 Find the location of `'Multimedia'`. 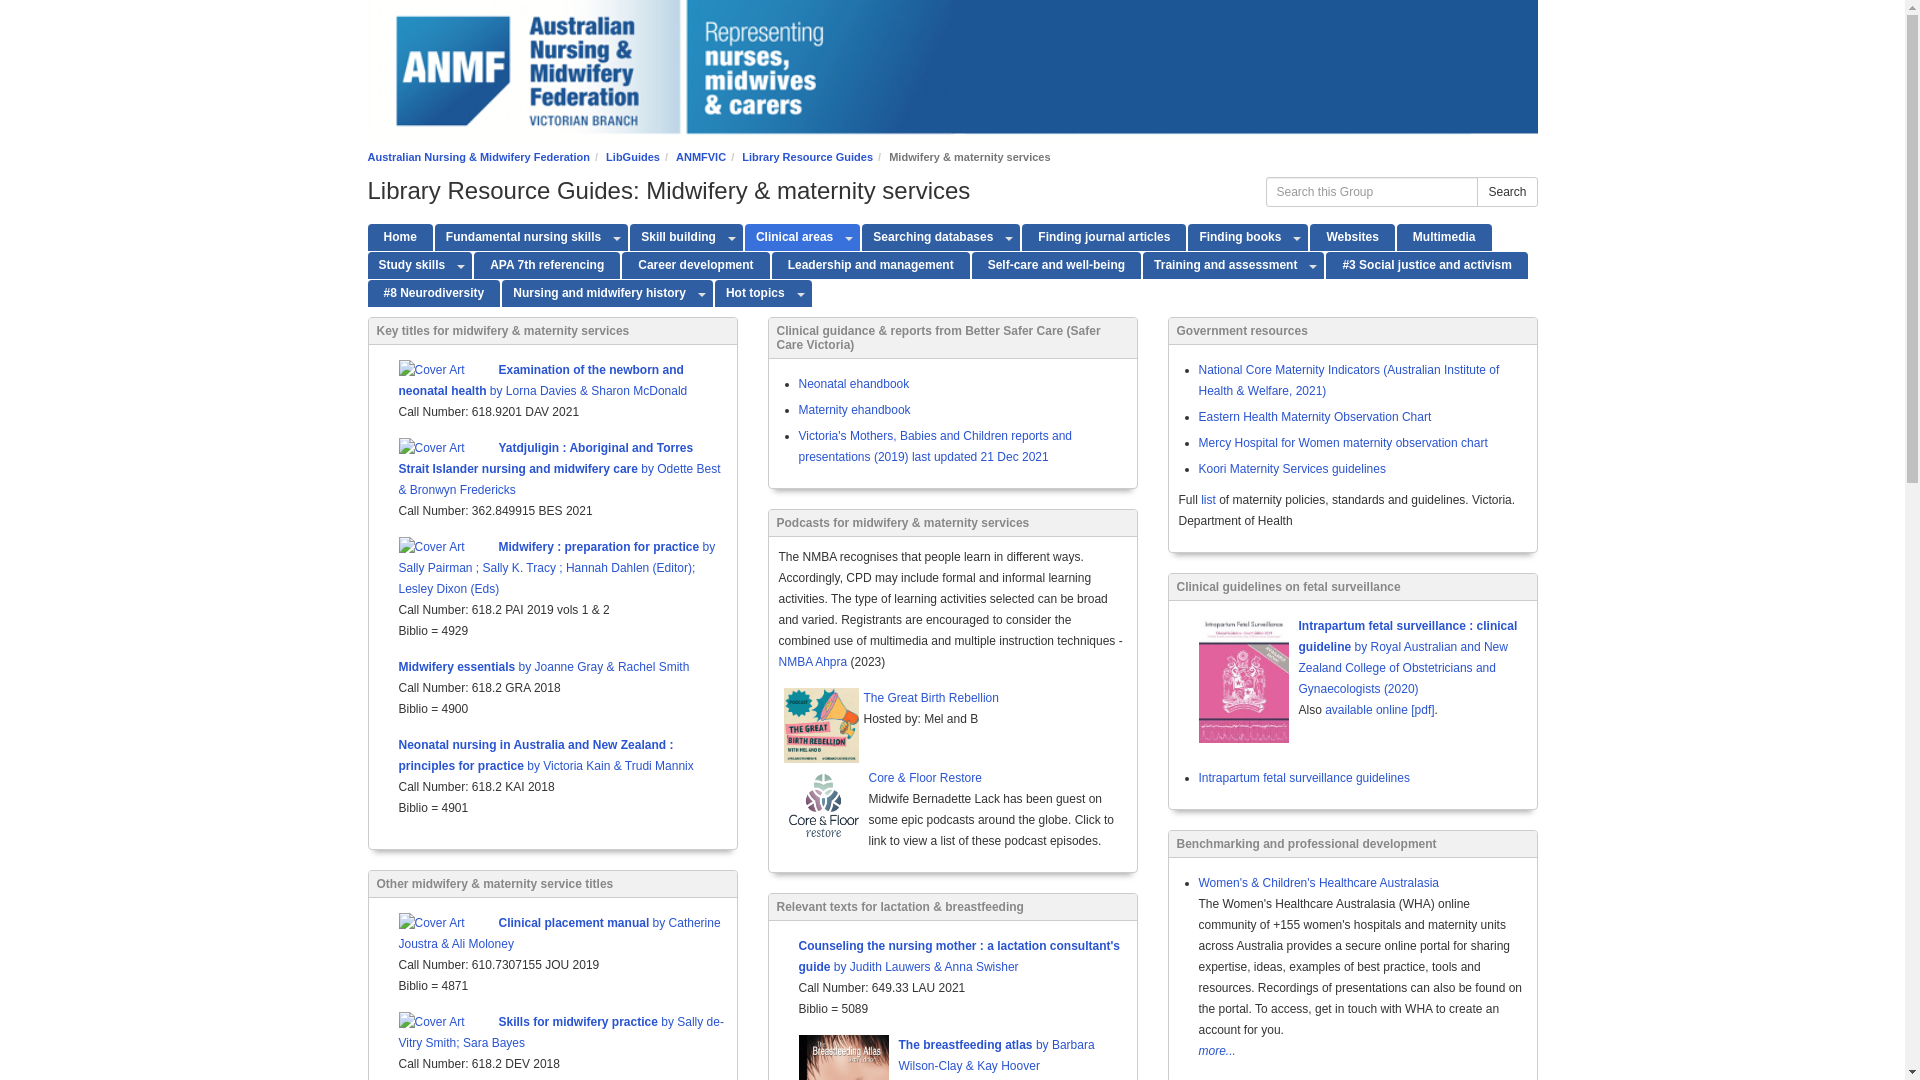

'Multimedia' is located at coordinates (1395, 236).